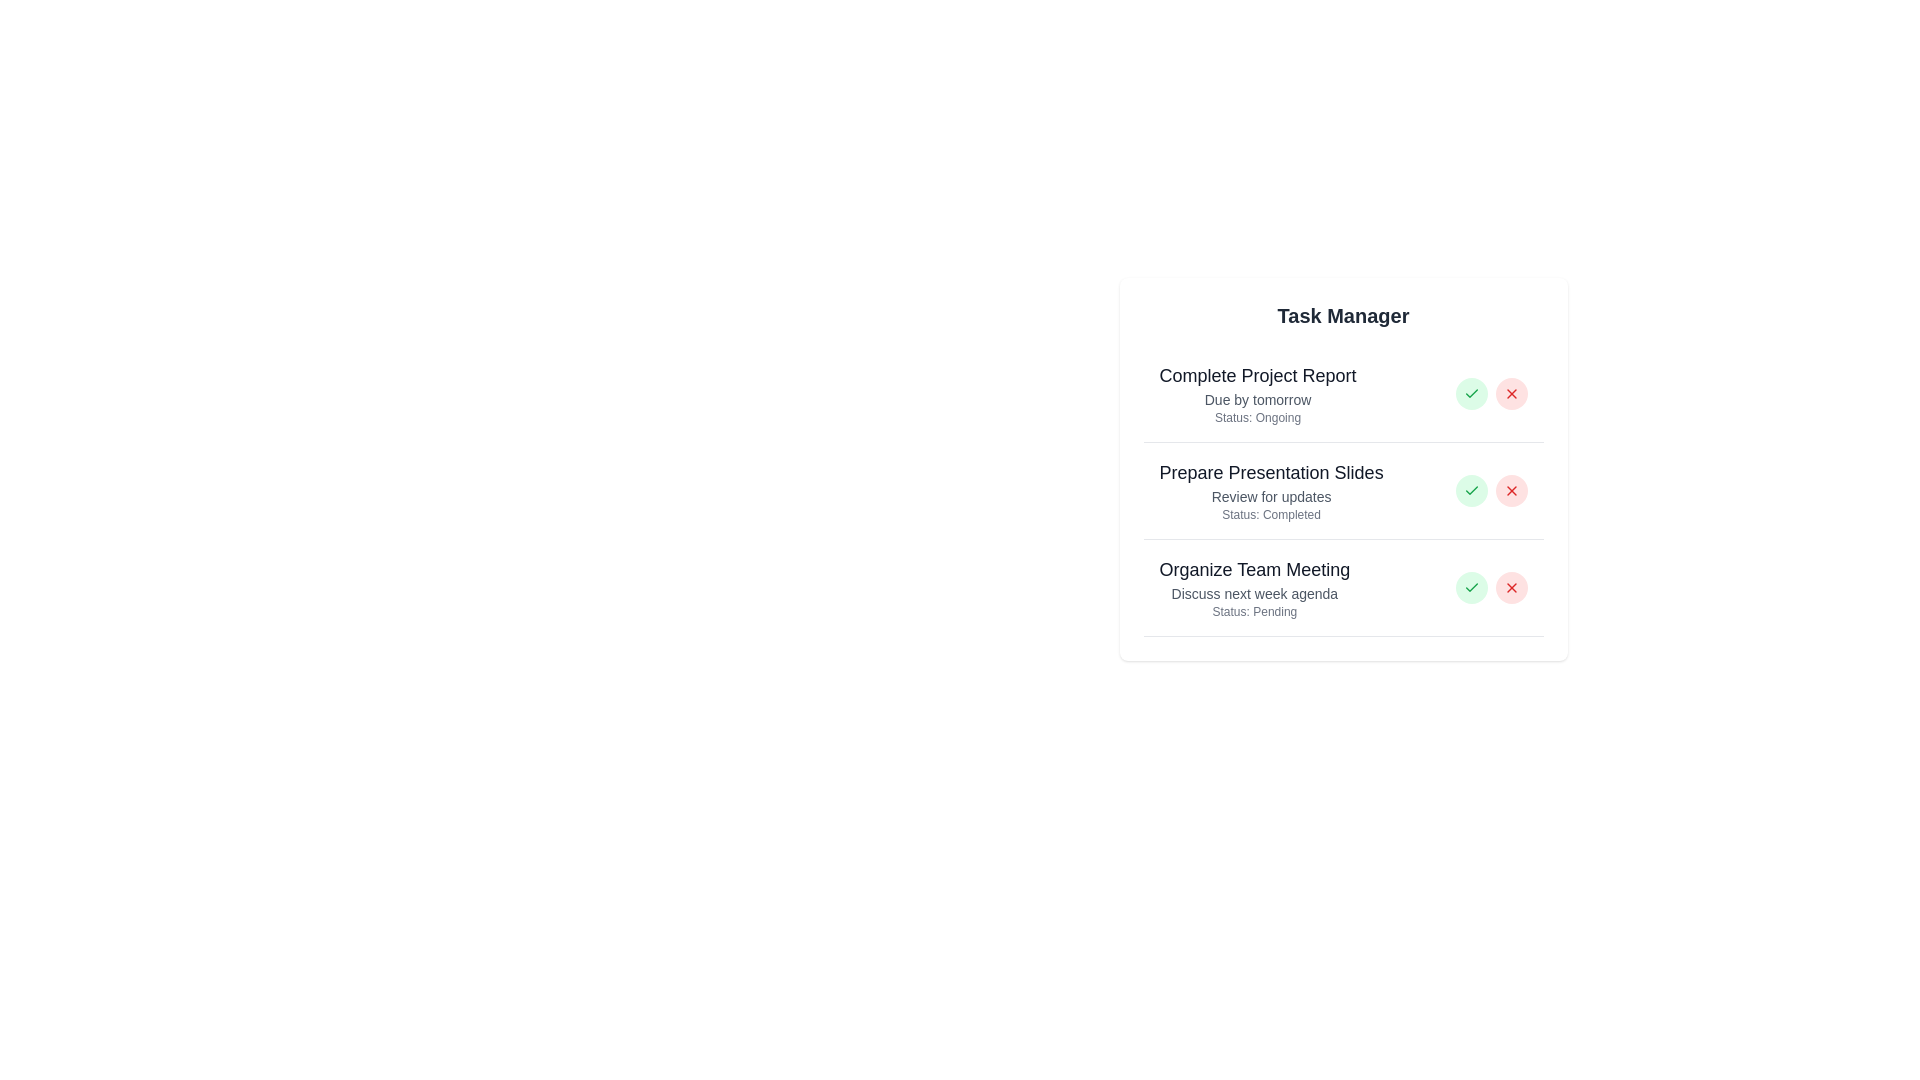 This screenshot has height=1080, width=1920. Describe the element at coordinates (1256, 400) in the screenshot. I see `the informational Text Label that provides the deadline for the 'Complete Project Report' task, located centrally below the heading and above the task status indicator` at that location.